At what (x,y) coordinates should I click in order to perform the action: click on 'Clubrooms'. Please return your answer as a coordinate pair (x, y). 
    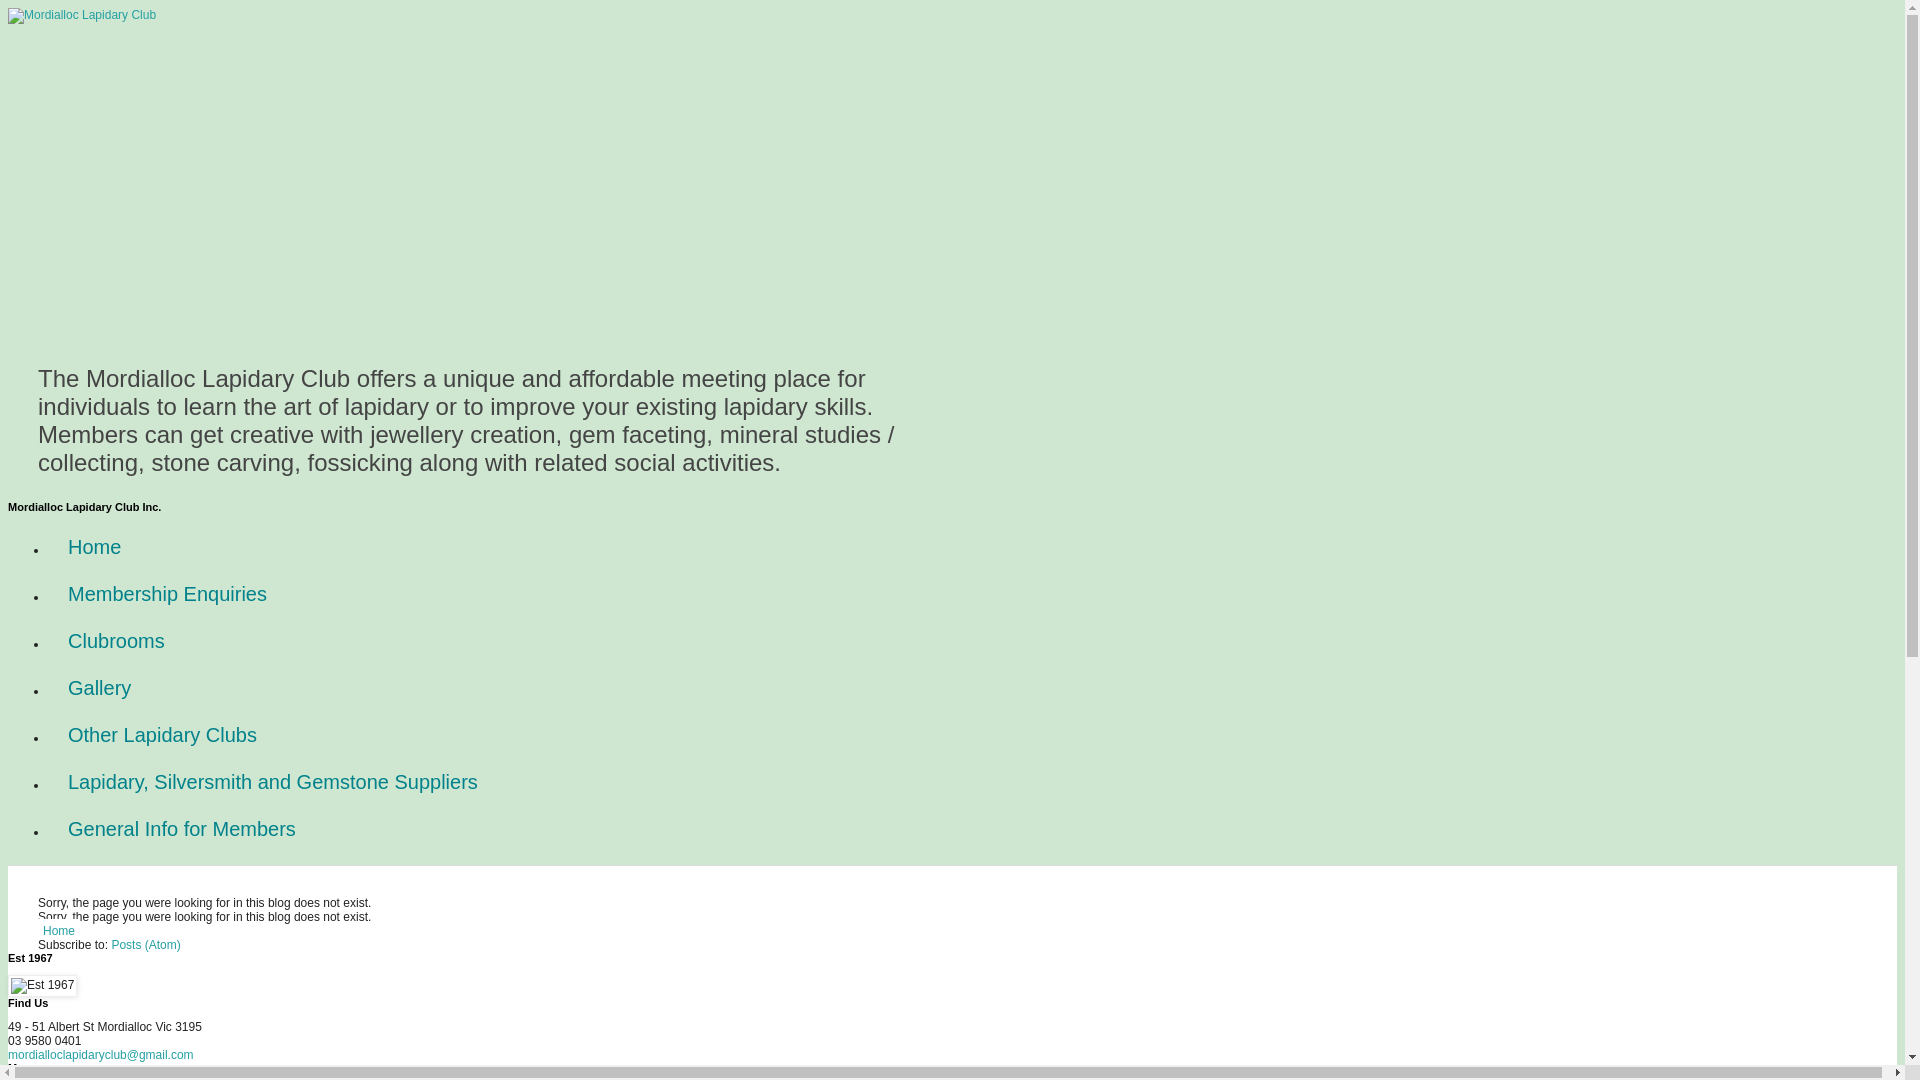
    Looking at the image, I should click on (115, 641).